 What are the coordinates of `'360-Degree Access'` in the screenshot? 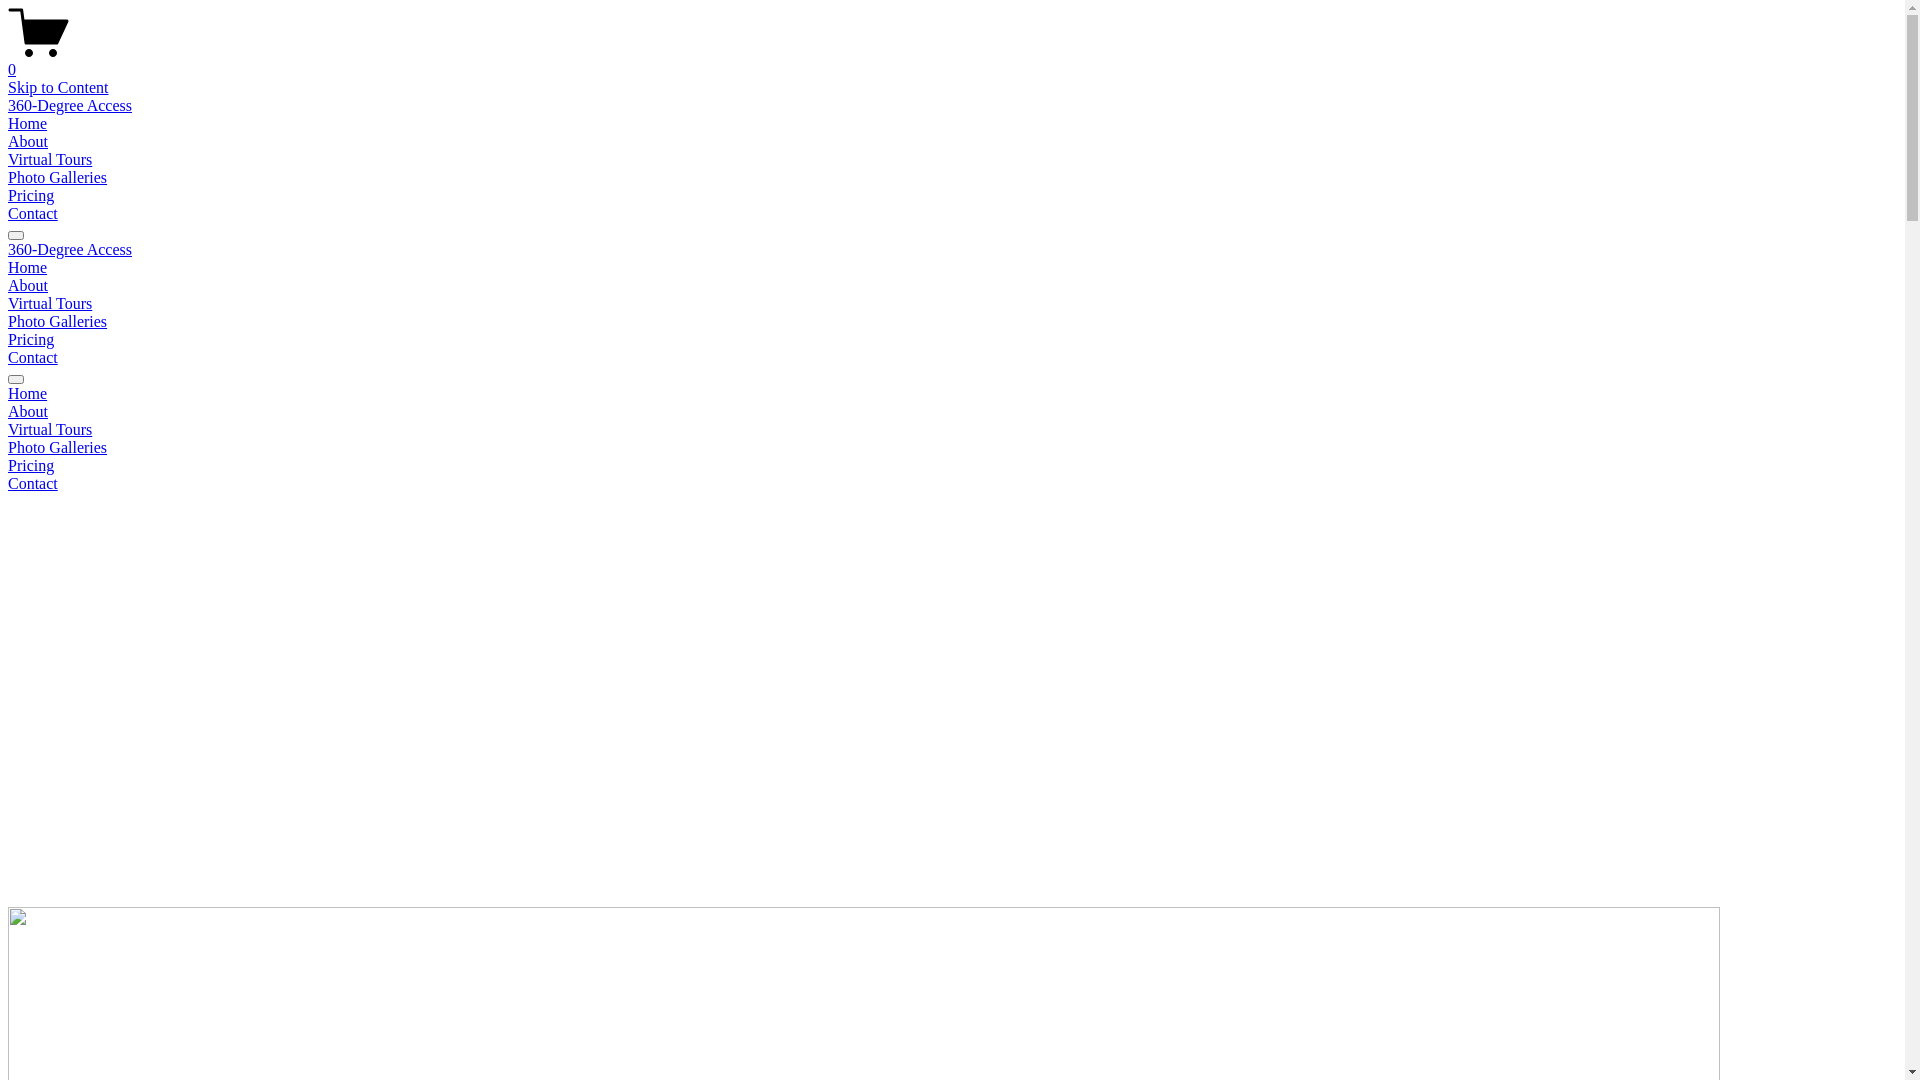 It's located at (70, 105).